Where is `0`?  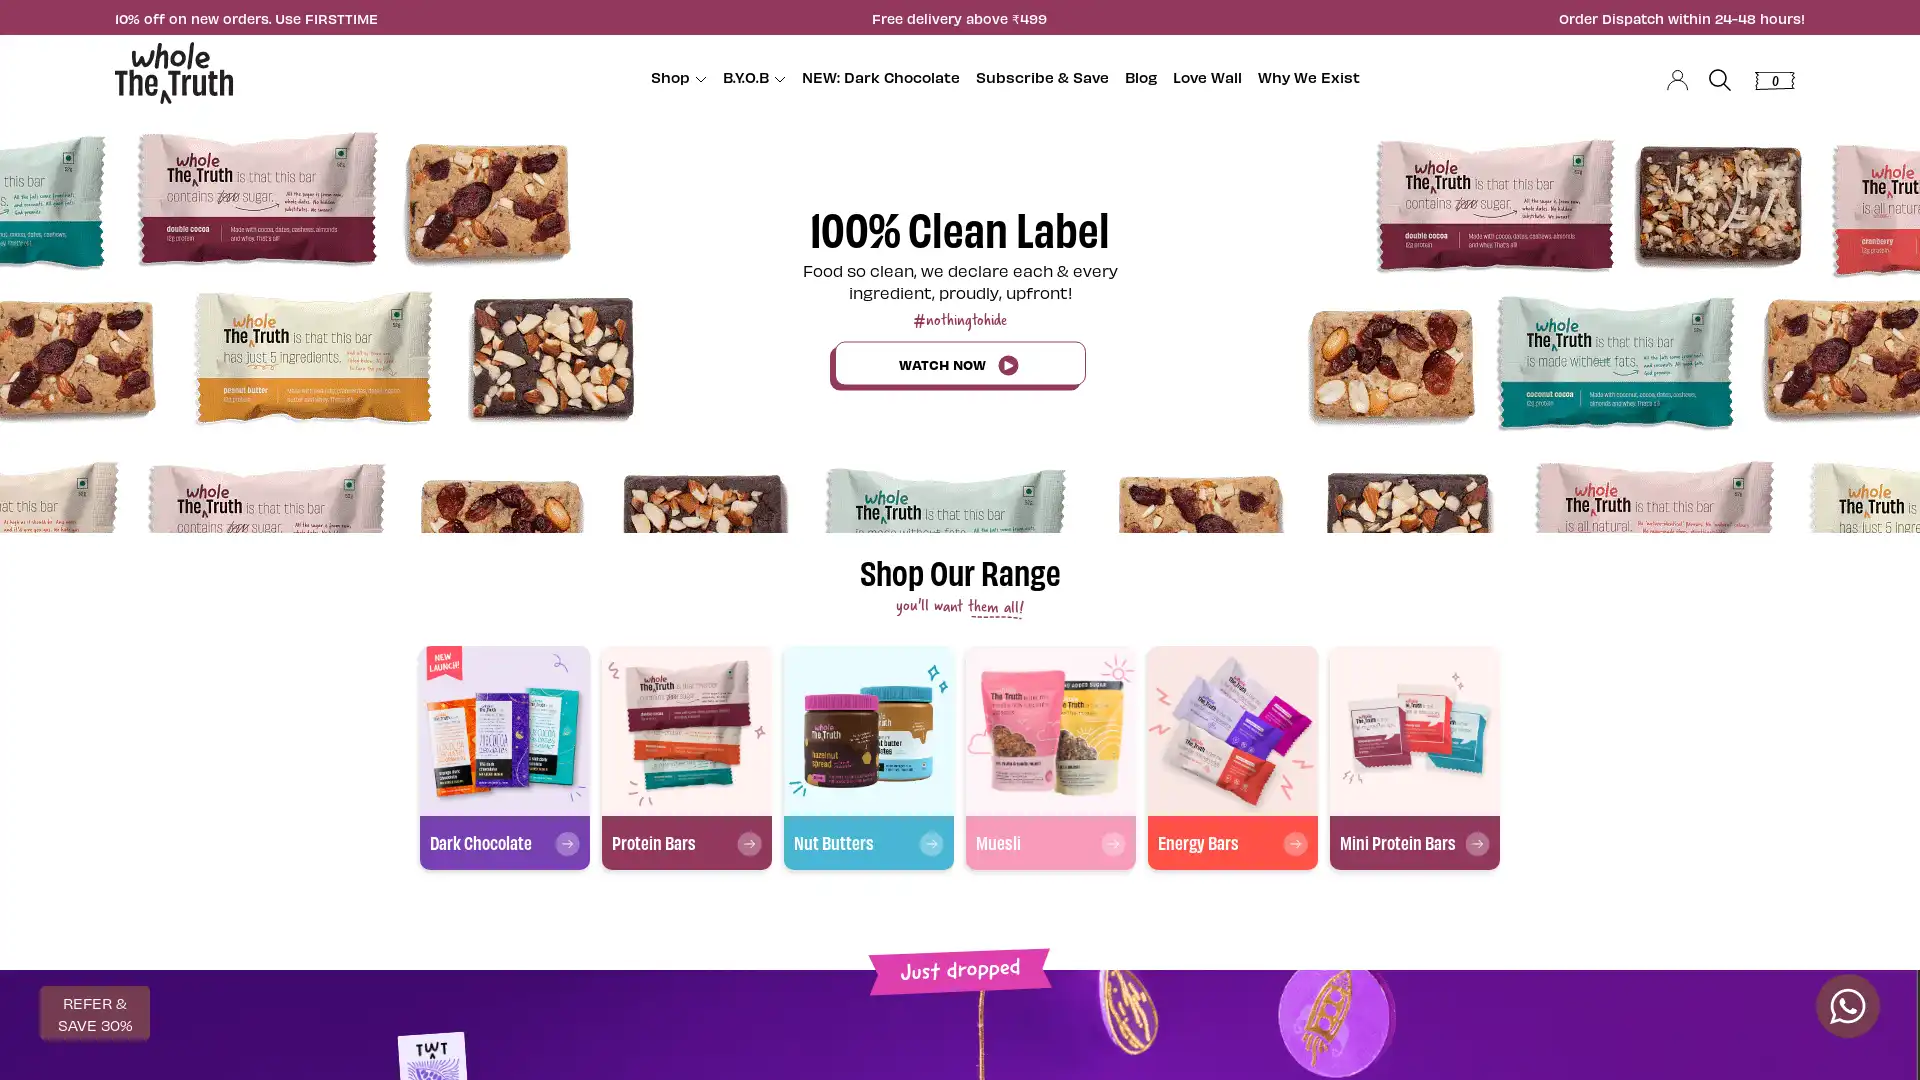
0 is located at coordinates (1772, 75).